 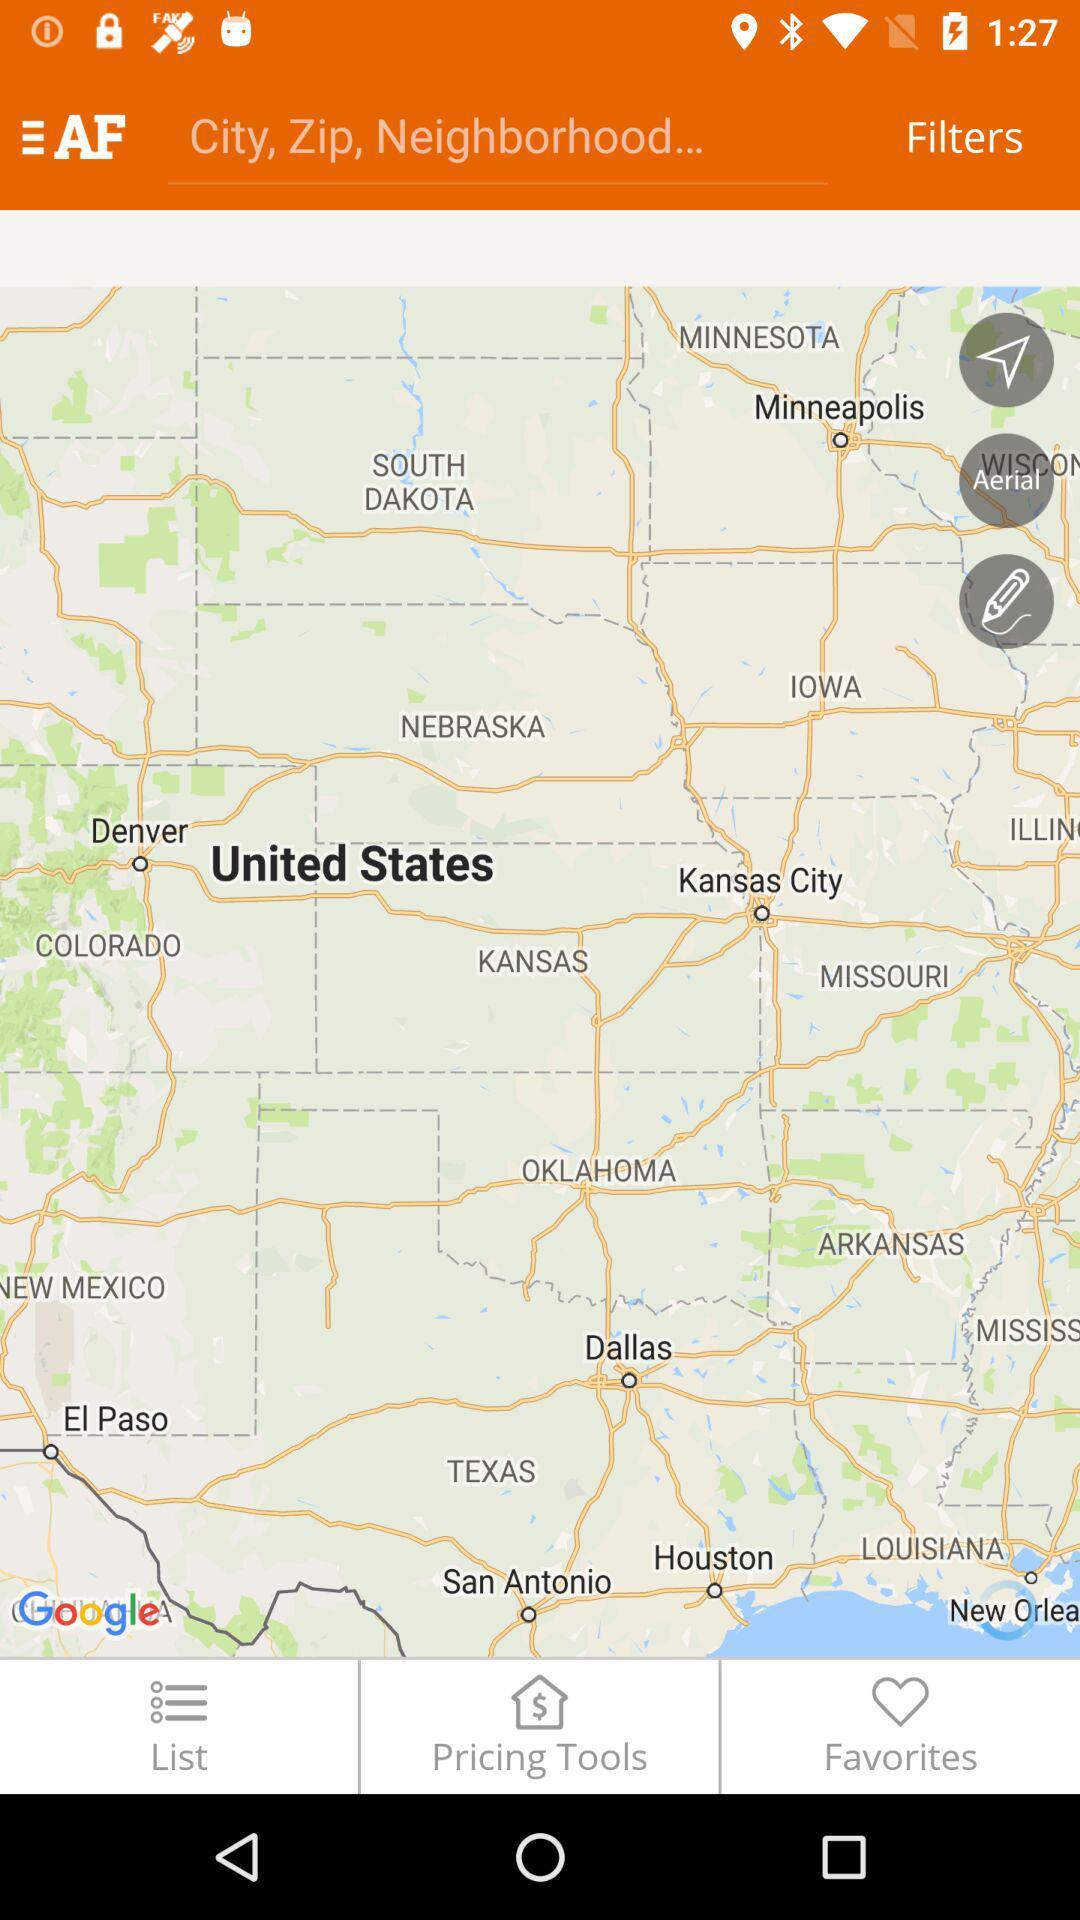 What do you see at coordinates (496, 133) in the screenshot?
I see `search textbox` at bounding box center [496, 133].